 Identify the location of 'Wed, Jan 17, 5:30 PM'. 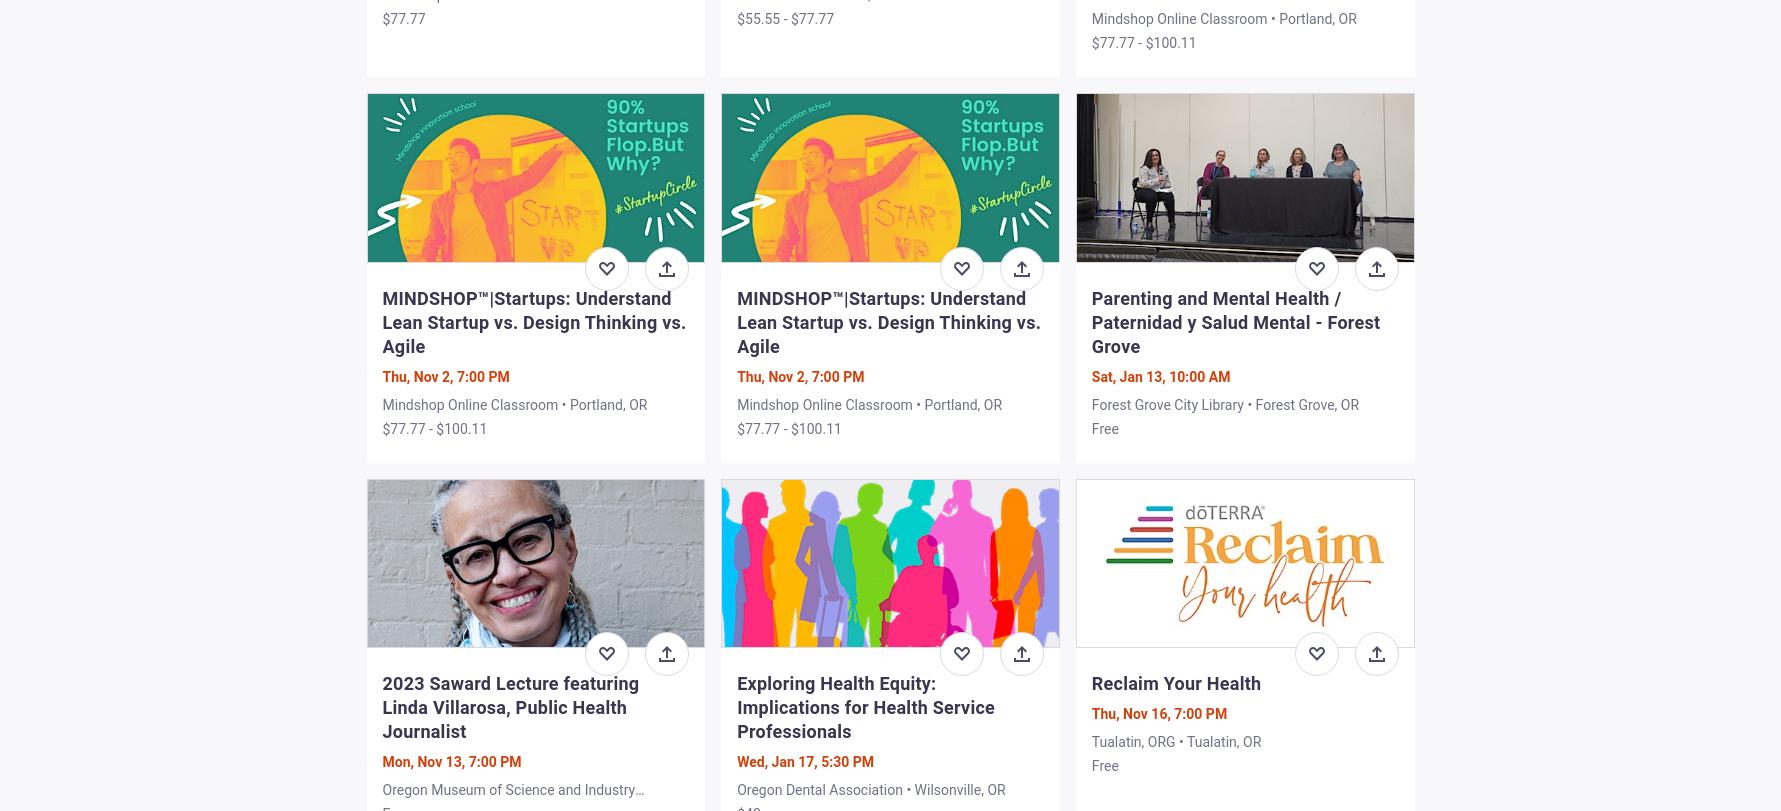
(735, 759).